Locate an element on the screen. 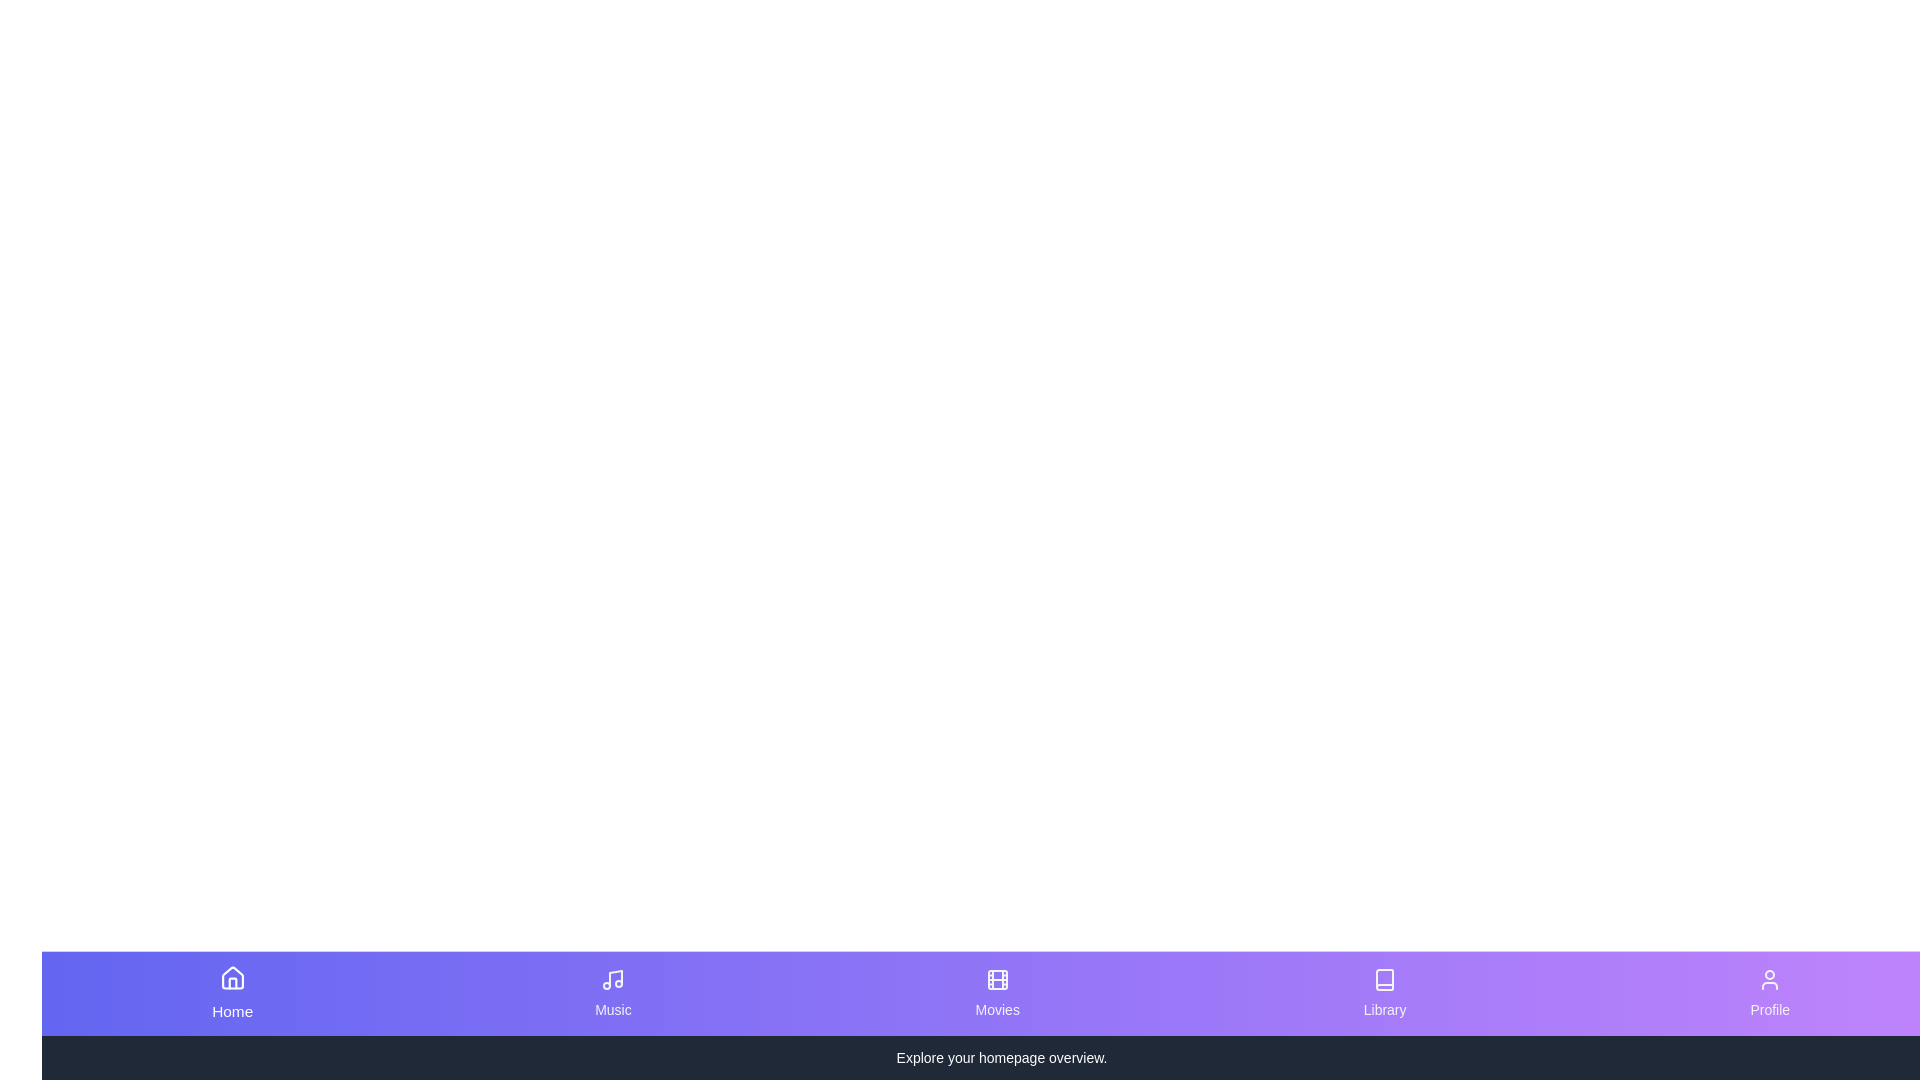  the Home button to observe the transition effect is located at coordinates (231, 994).